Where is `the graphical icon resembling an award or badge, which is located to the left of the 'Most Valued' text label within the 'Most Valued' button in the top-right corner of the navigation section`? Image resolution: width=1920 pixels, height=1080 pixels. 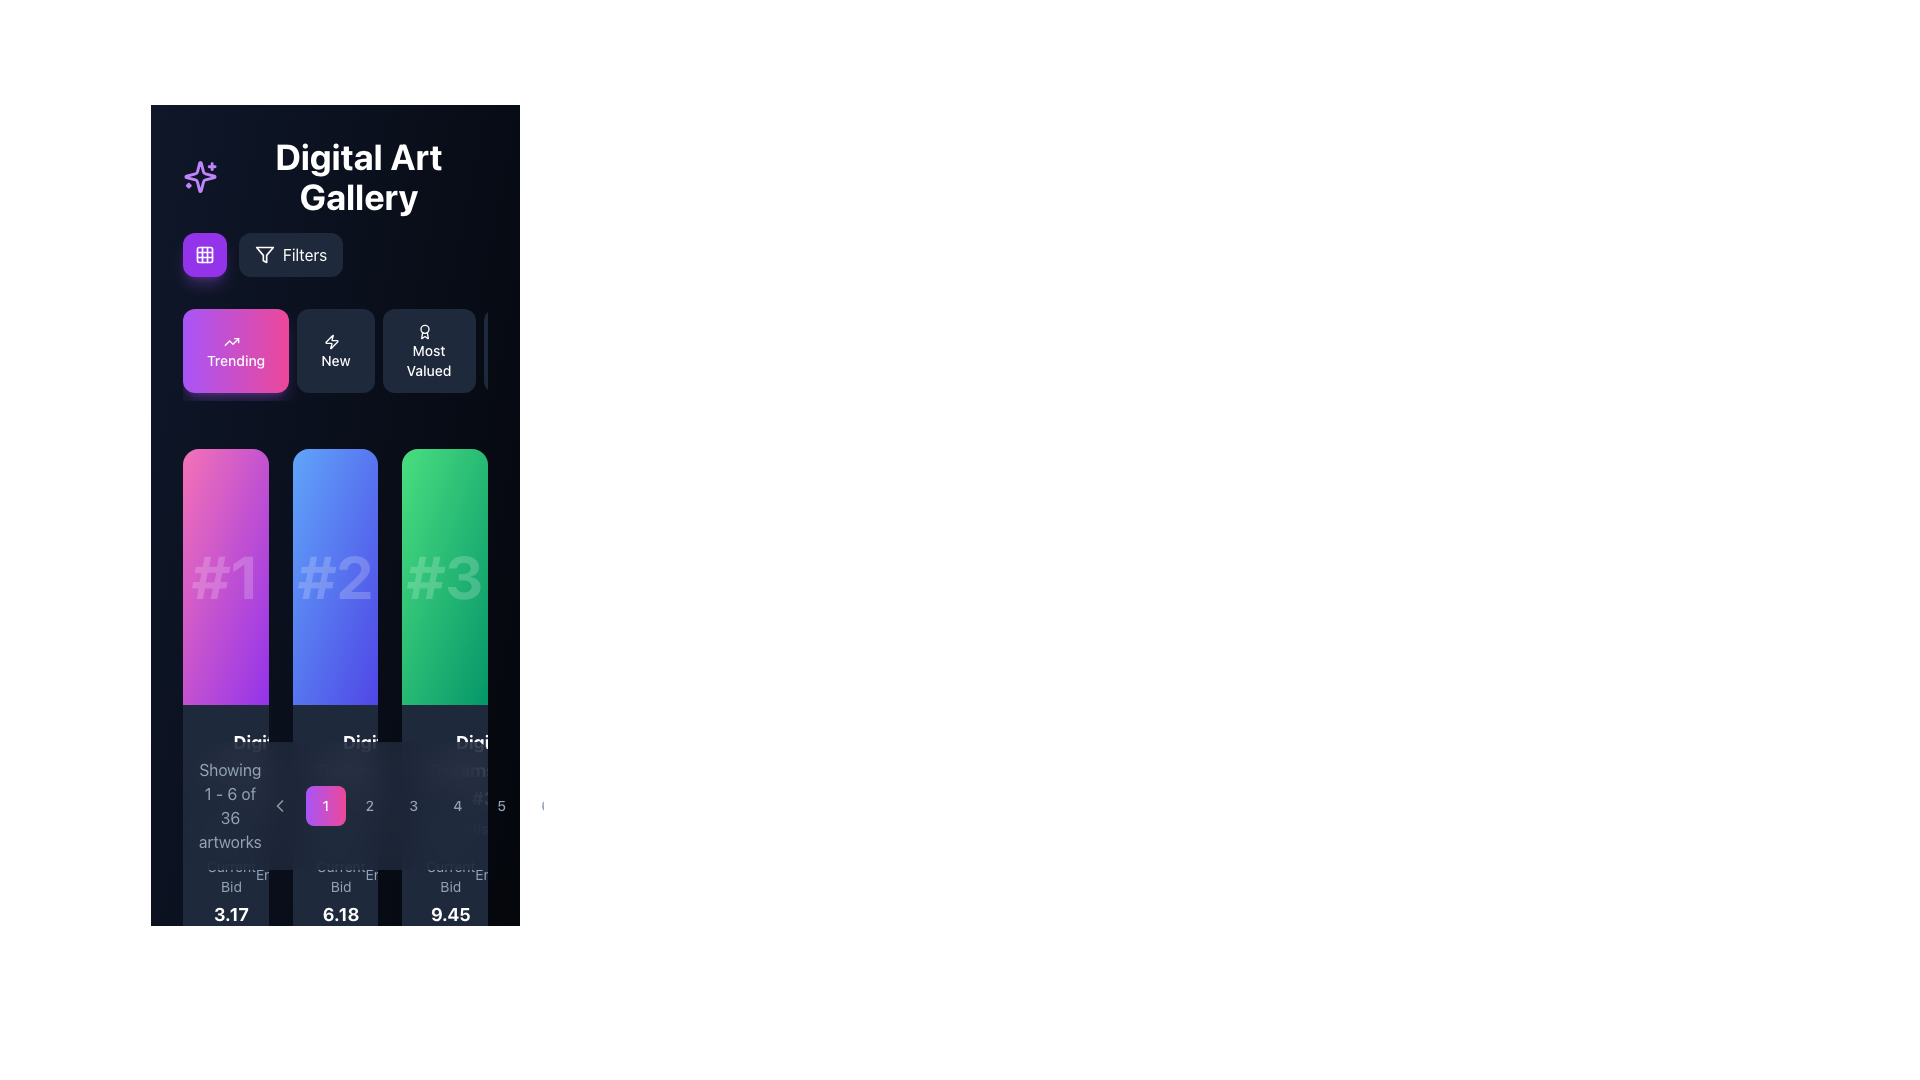 the graphical icon resembling an award or badge, which is located to the left of the 'Most Valued' text label within the 'Most Valued' button in the top-right corner of the navigation section is located at coordinates (424, 331).